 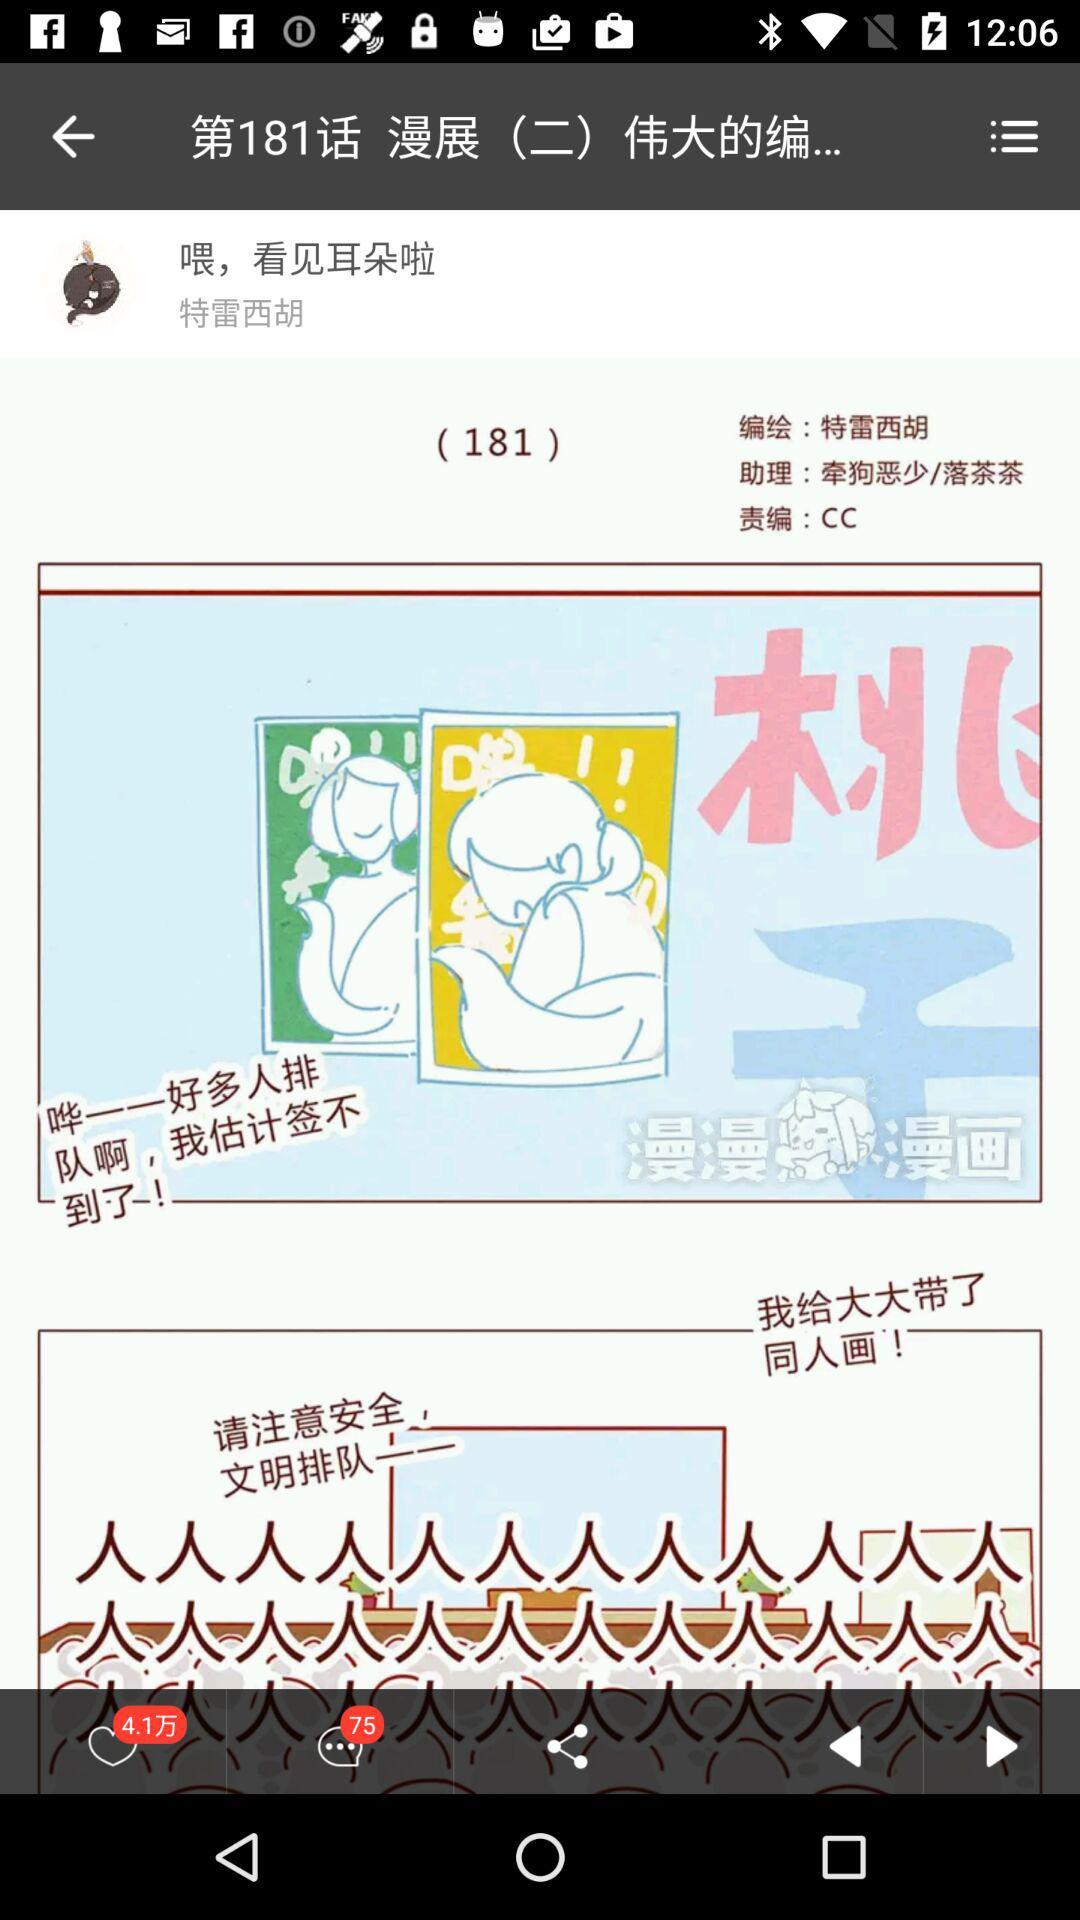 What do you see at coordinates (1002, 1745) in the screenshot?
I see `front arrow button` at bounding box center [1002, 1745].